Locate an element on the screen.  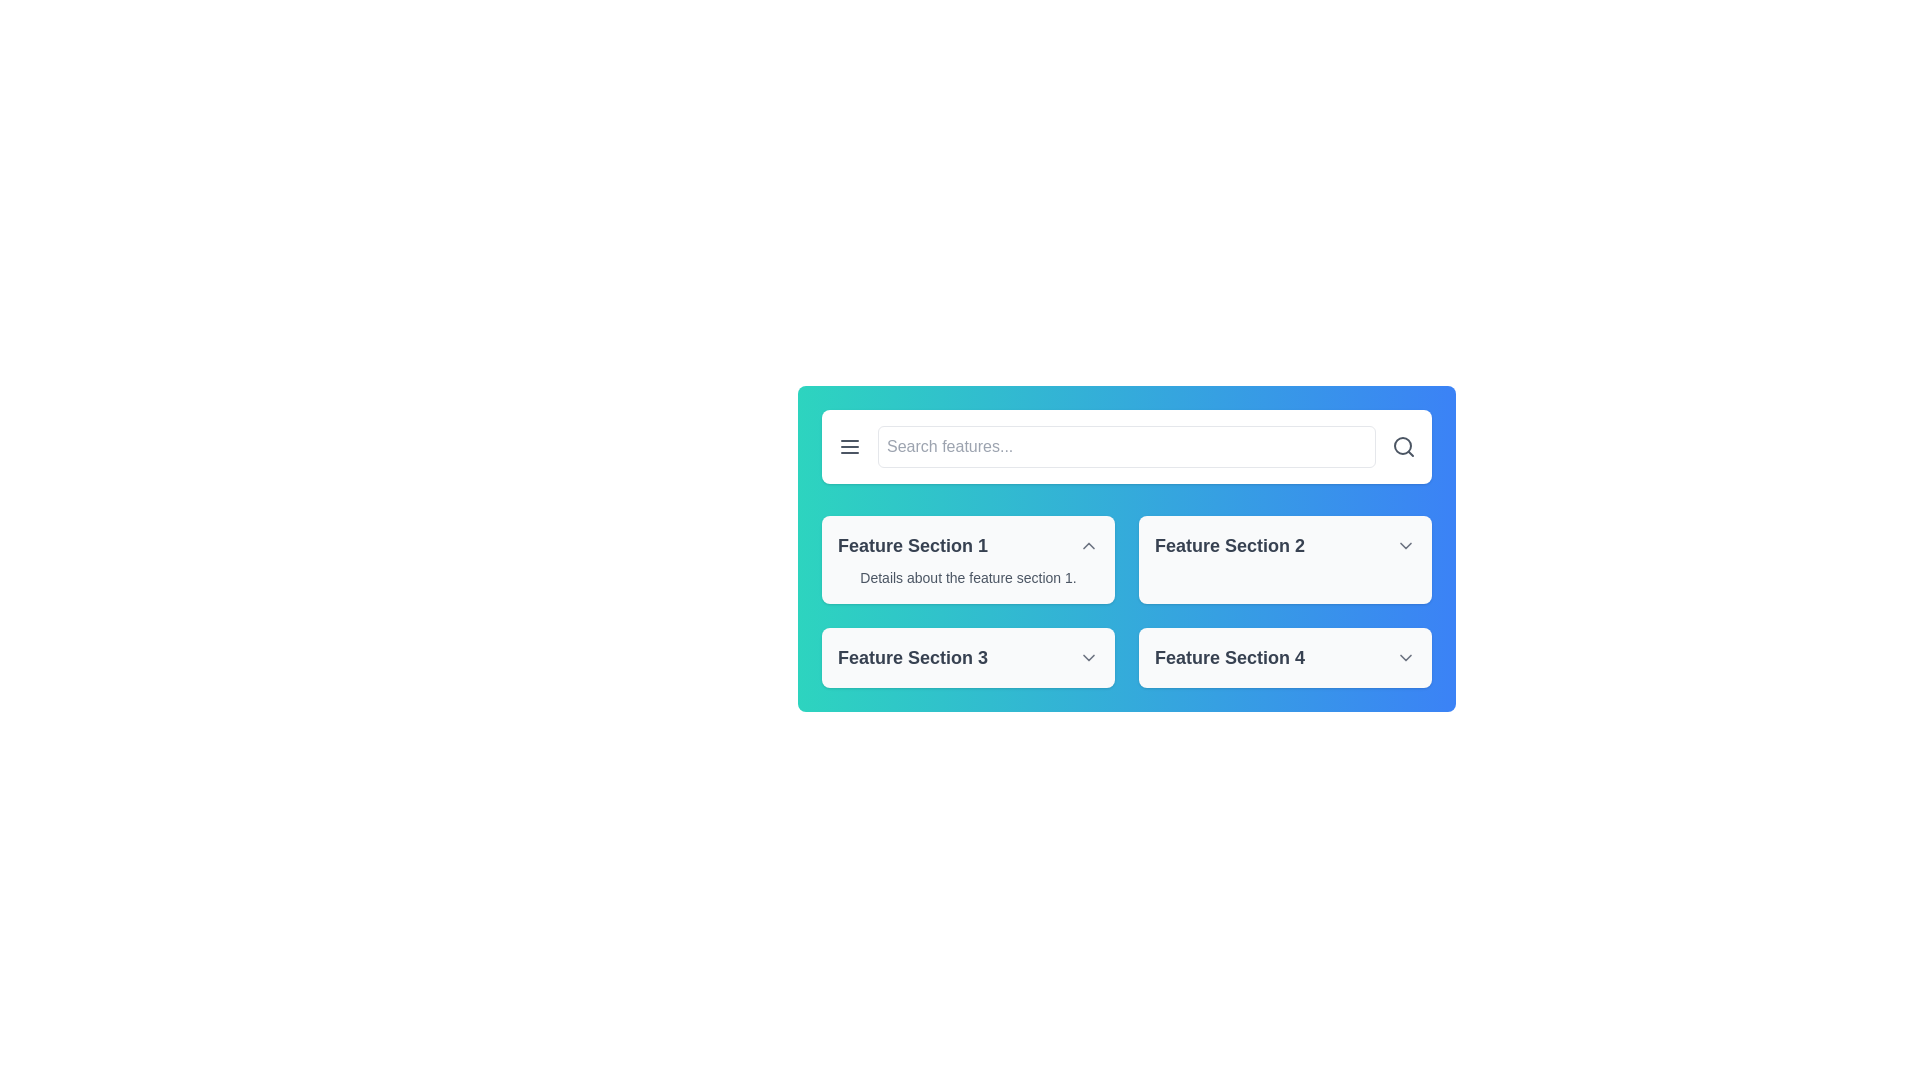
the Collapsible Section Header for 'Feature Section 3' is located at coordinates (968, 658).